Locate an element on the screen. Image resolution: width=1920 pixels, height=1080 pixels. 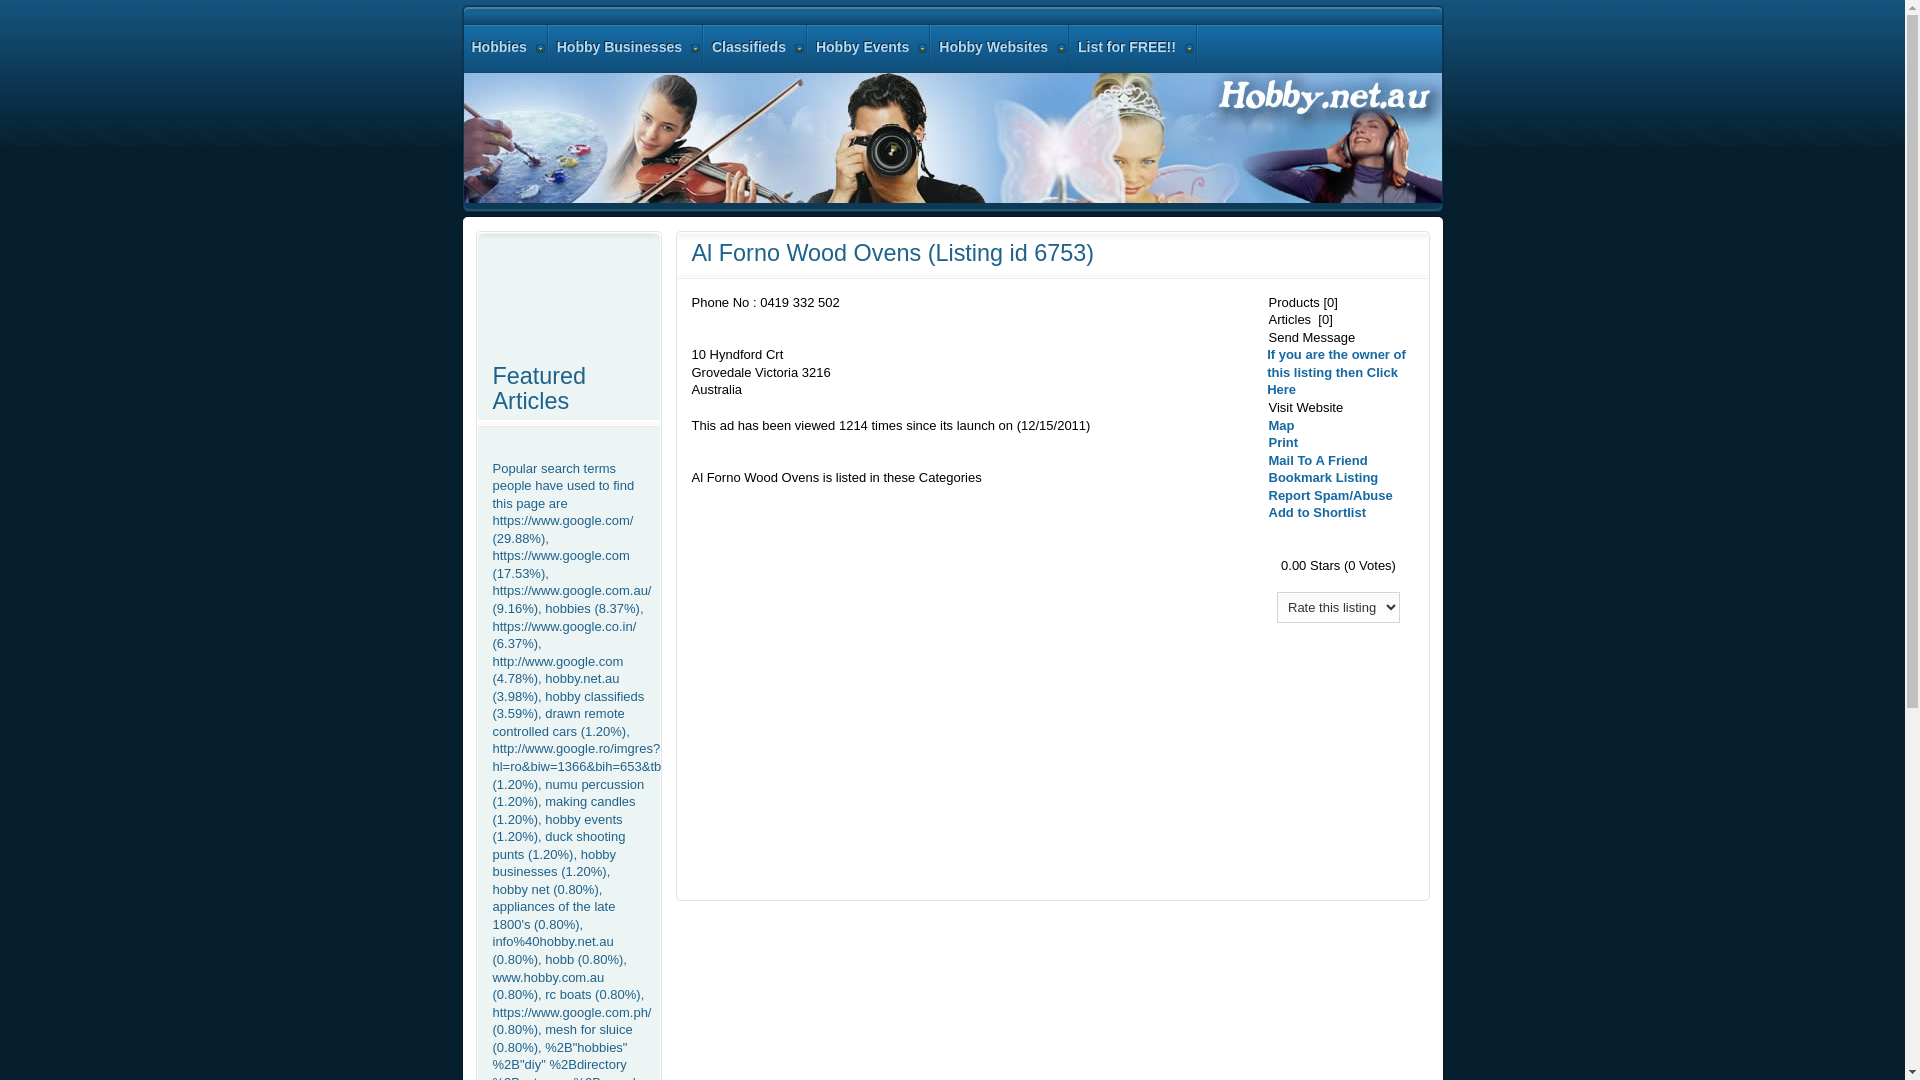
'Hobby Businesses' is located at coordinates (625, 47).